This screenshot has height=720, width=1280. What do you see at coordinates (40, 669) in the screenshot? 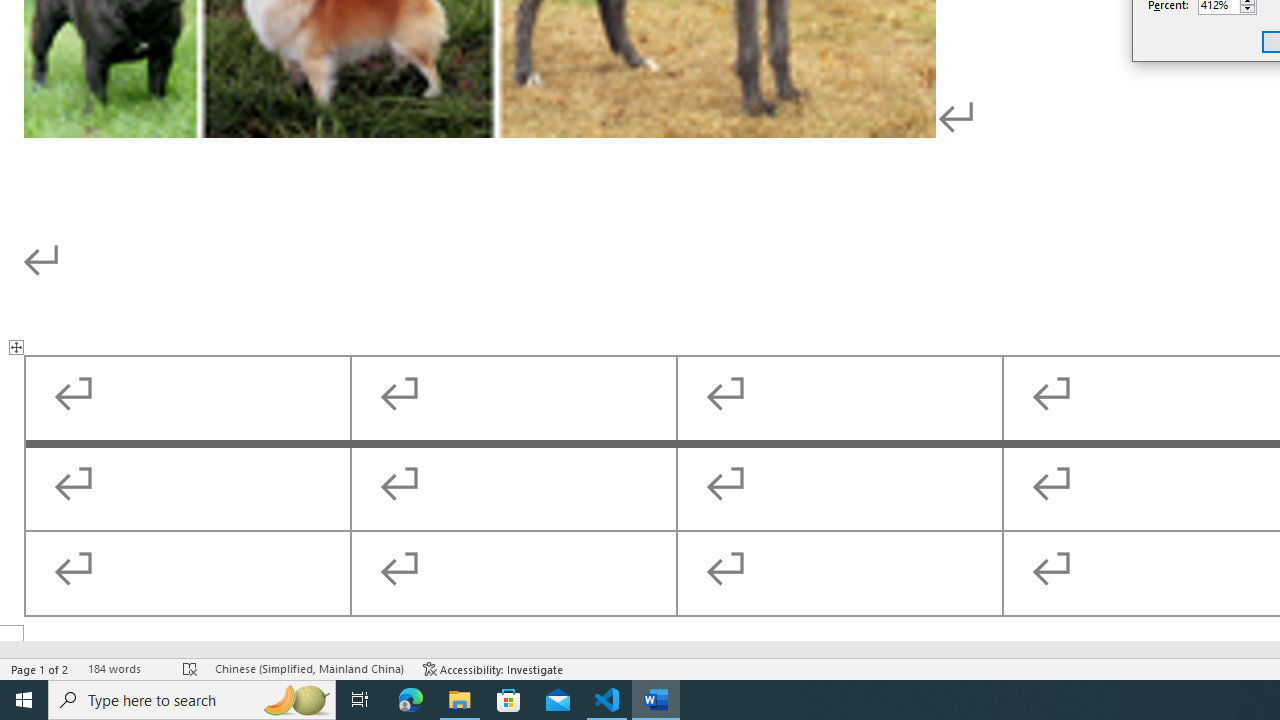
I see `'Page Number Page 1 of 2'` at bounding box center [40, 669].